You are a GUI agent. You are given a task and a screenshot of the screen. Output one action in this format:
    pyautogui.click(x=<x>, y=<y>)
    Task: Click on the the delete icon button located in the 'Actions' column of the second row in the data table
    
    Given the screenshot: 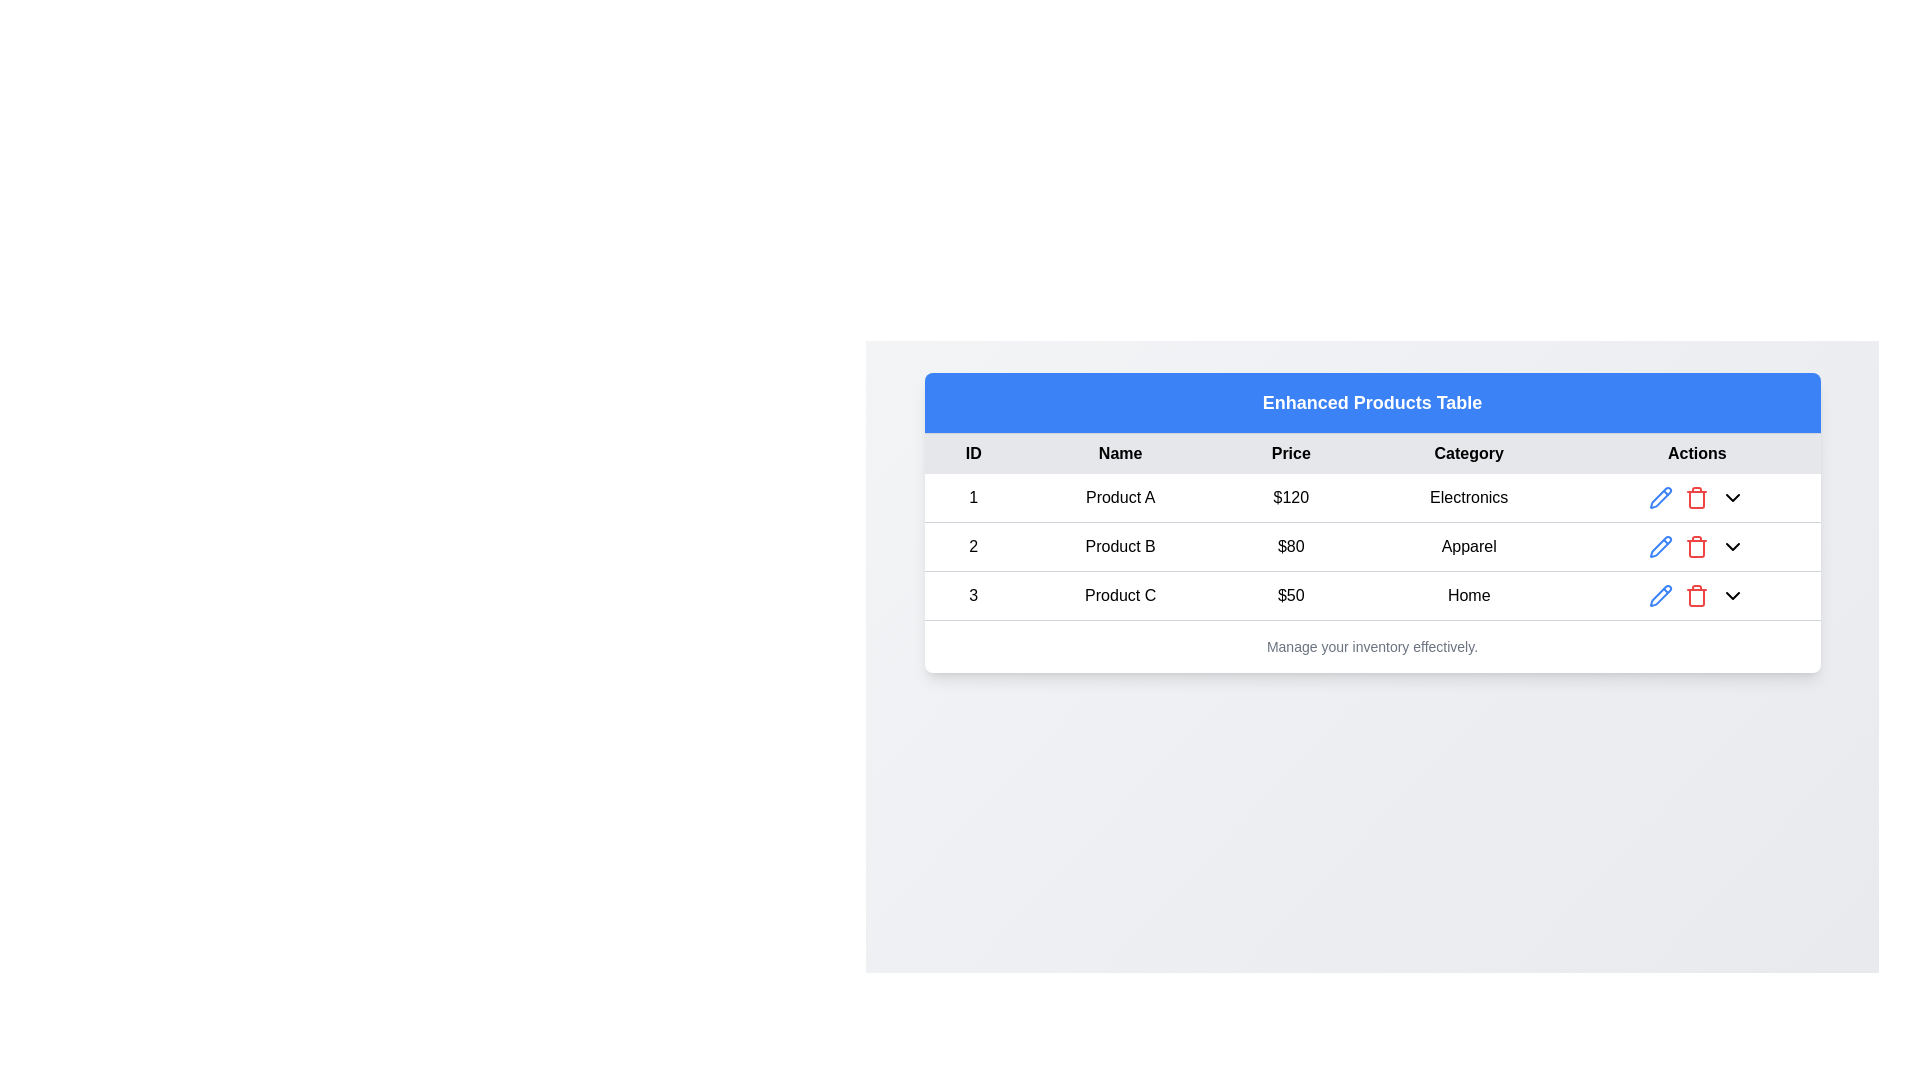 What is the action you would take?
    pyautogui.click(x=1696, y=547)
    